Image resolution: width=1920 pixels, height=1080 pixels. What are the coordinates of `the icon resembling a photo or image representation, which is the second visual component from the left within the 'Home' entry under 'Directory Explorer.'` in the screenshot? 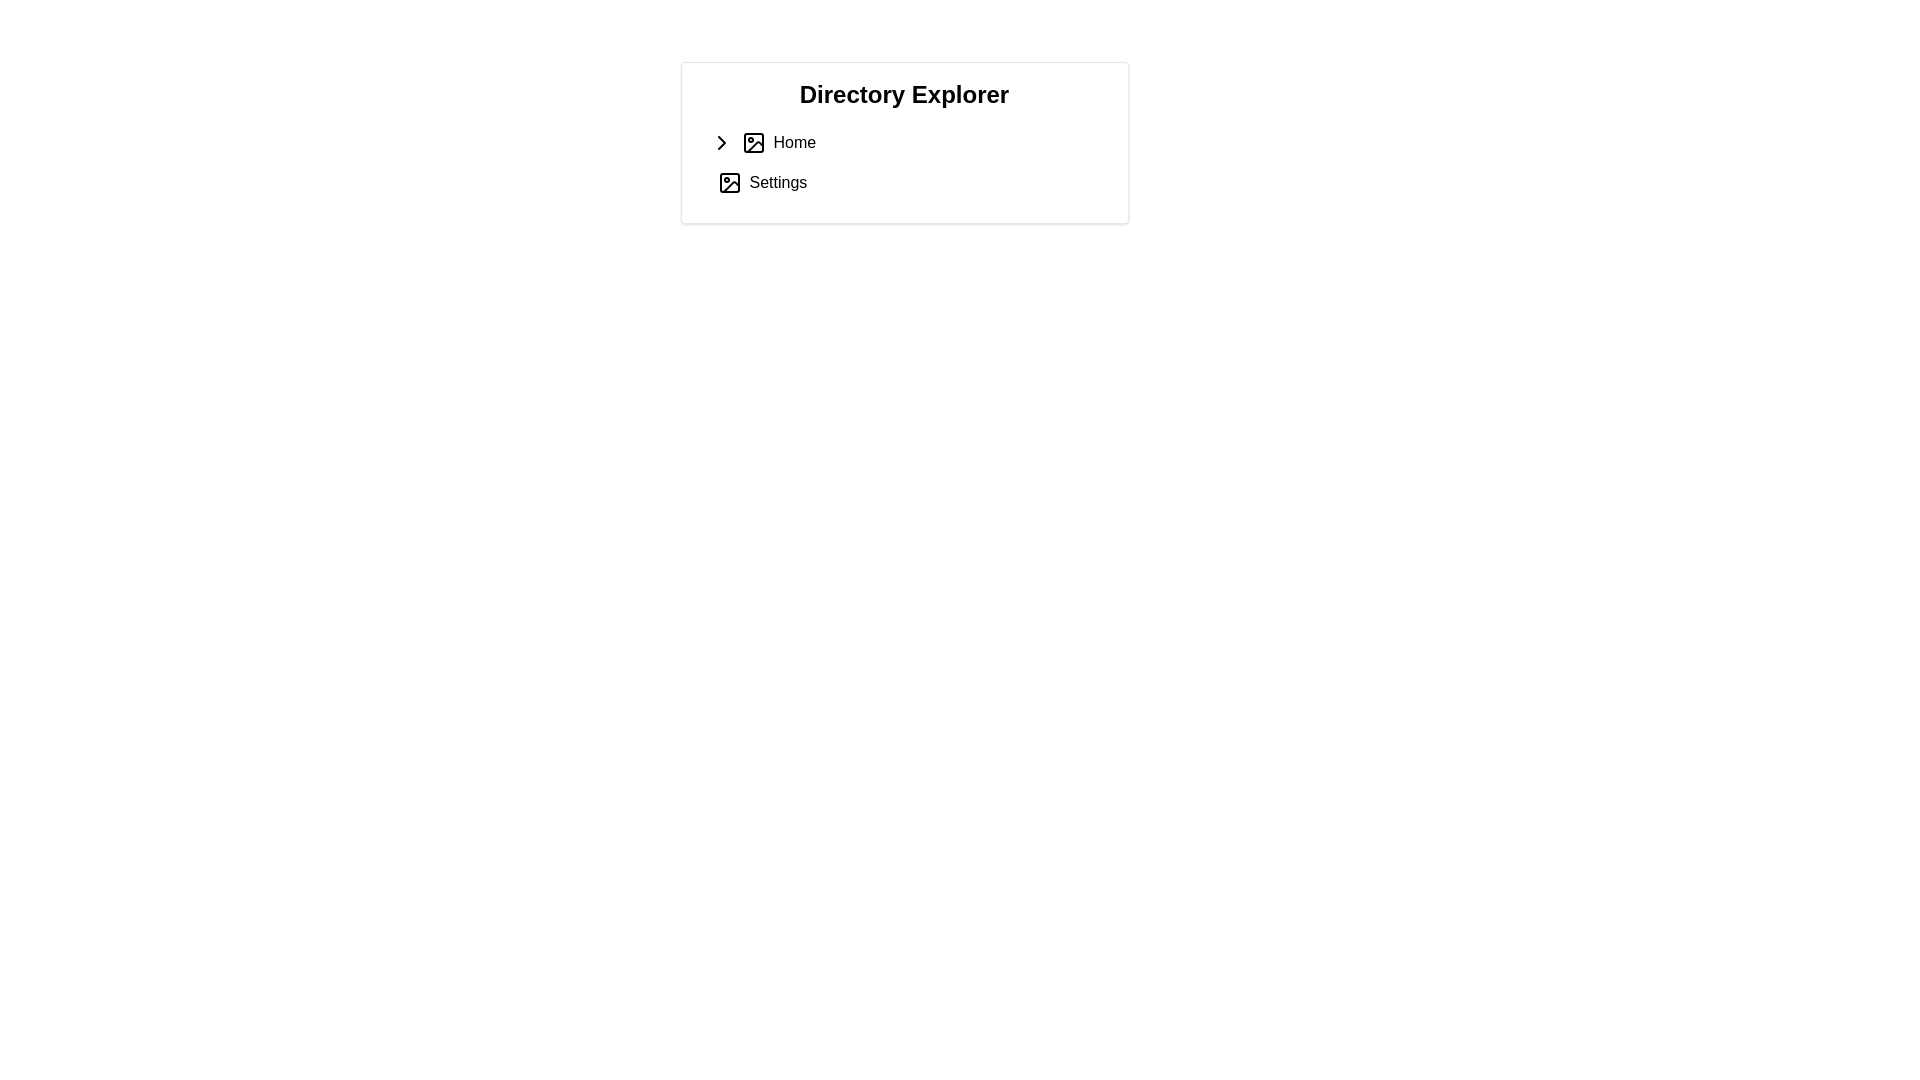 It's located at (752, 141).